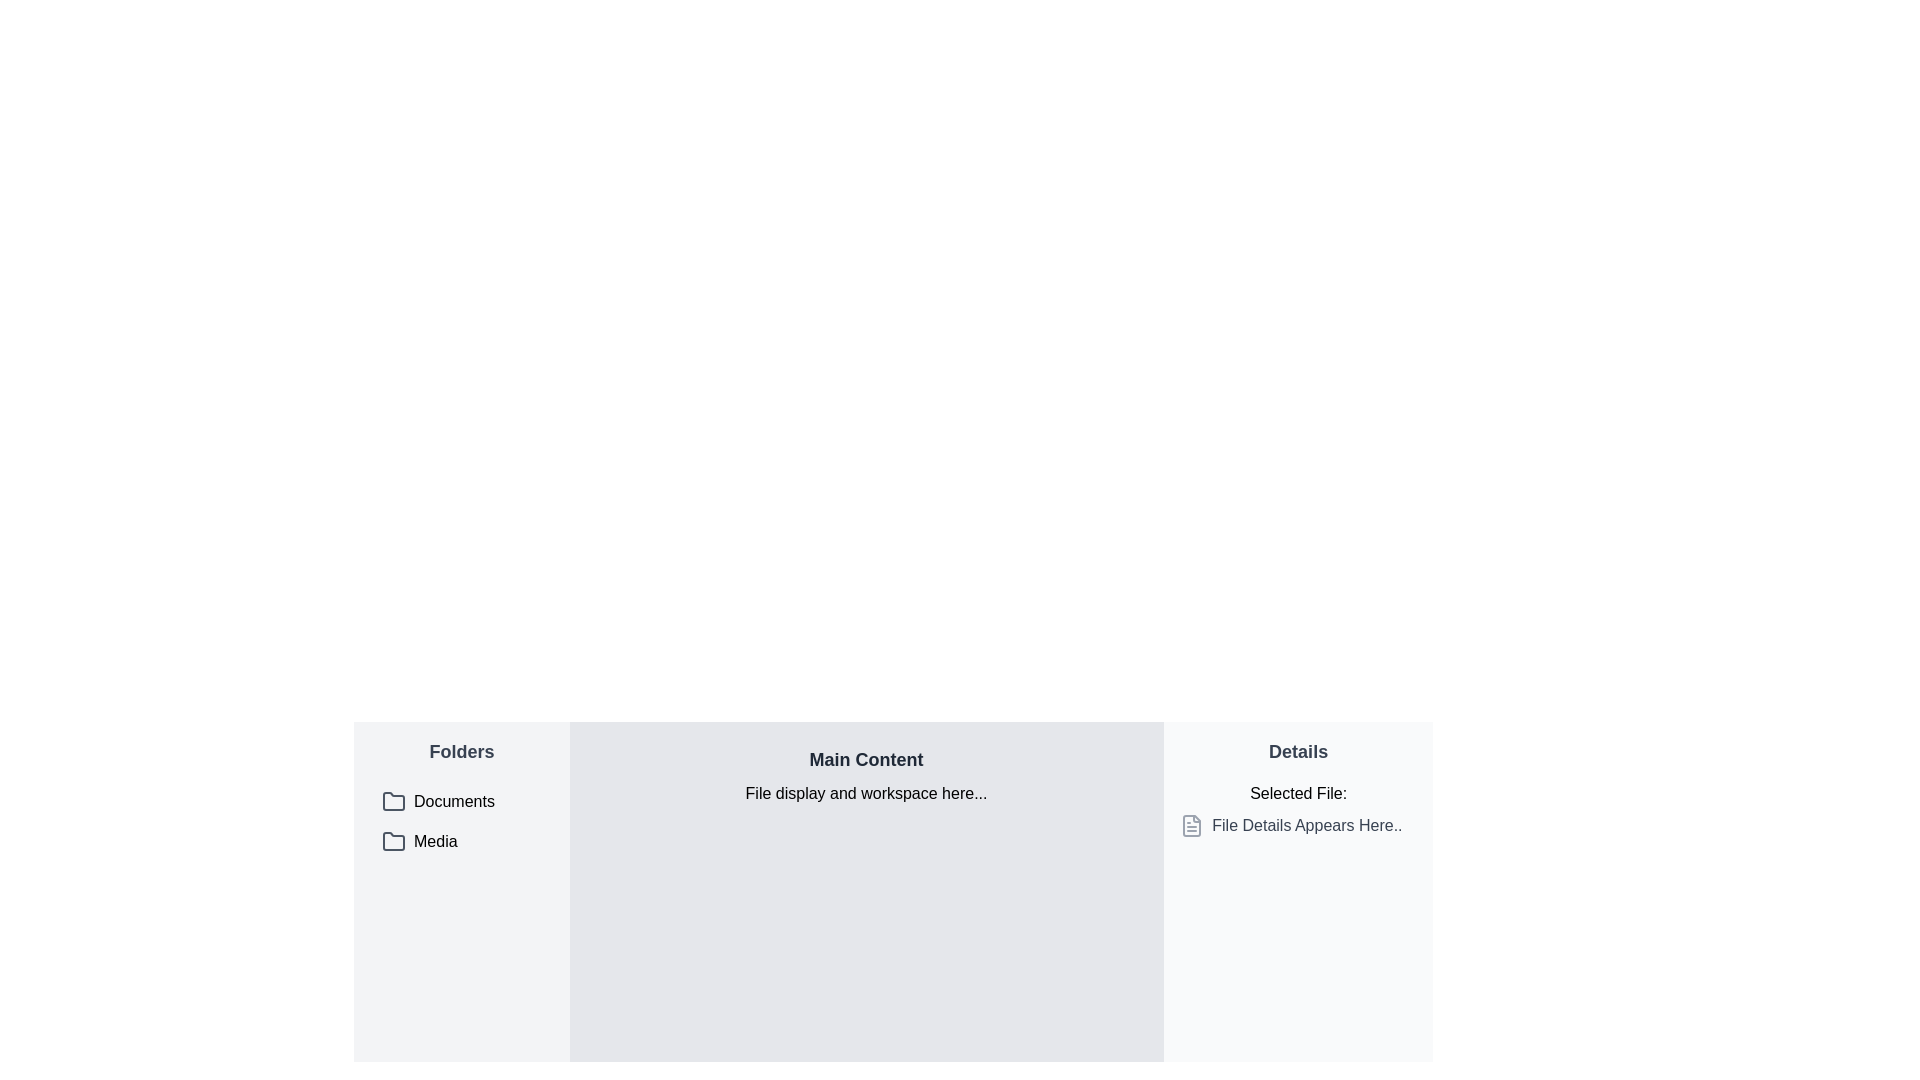 This screenshot has height=1080, width=1920. What do you see at coordinates (393, 841) in the screenshot?
I see `the folder icon representing the 'Media' section, which is located in the vertical list of items in the sidebar, positioned to the left of the text label 'Media'` at bounding box center [393, 841].